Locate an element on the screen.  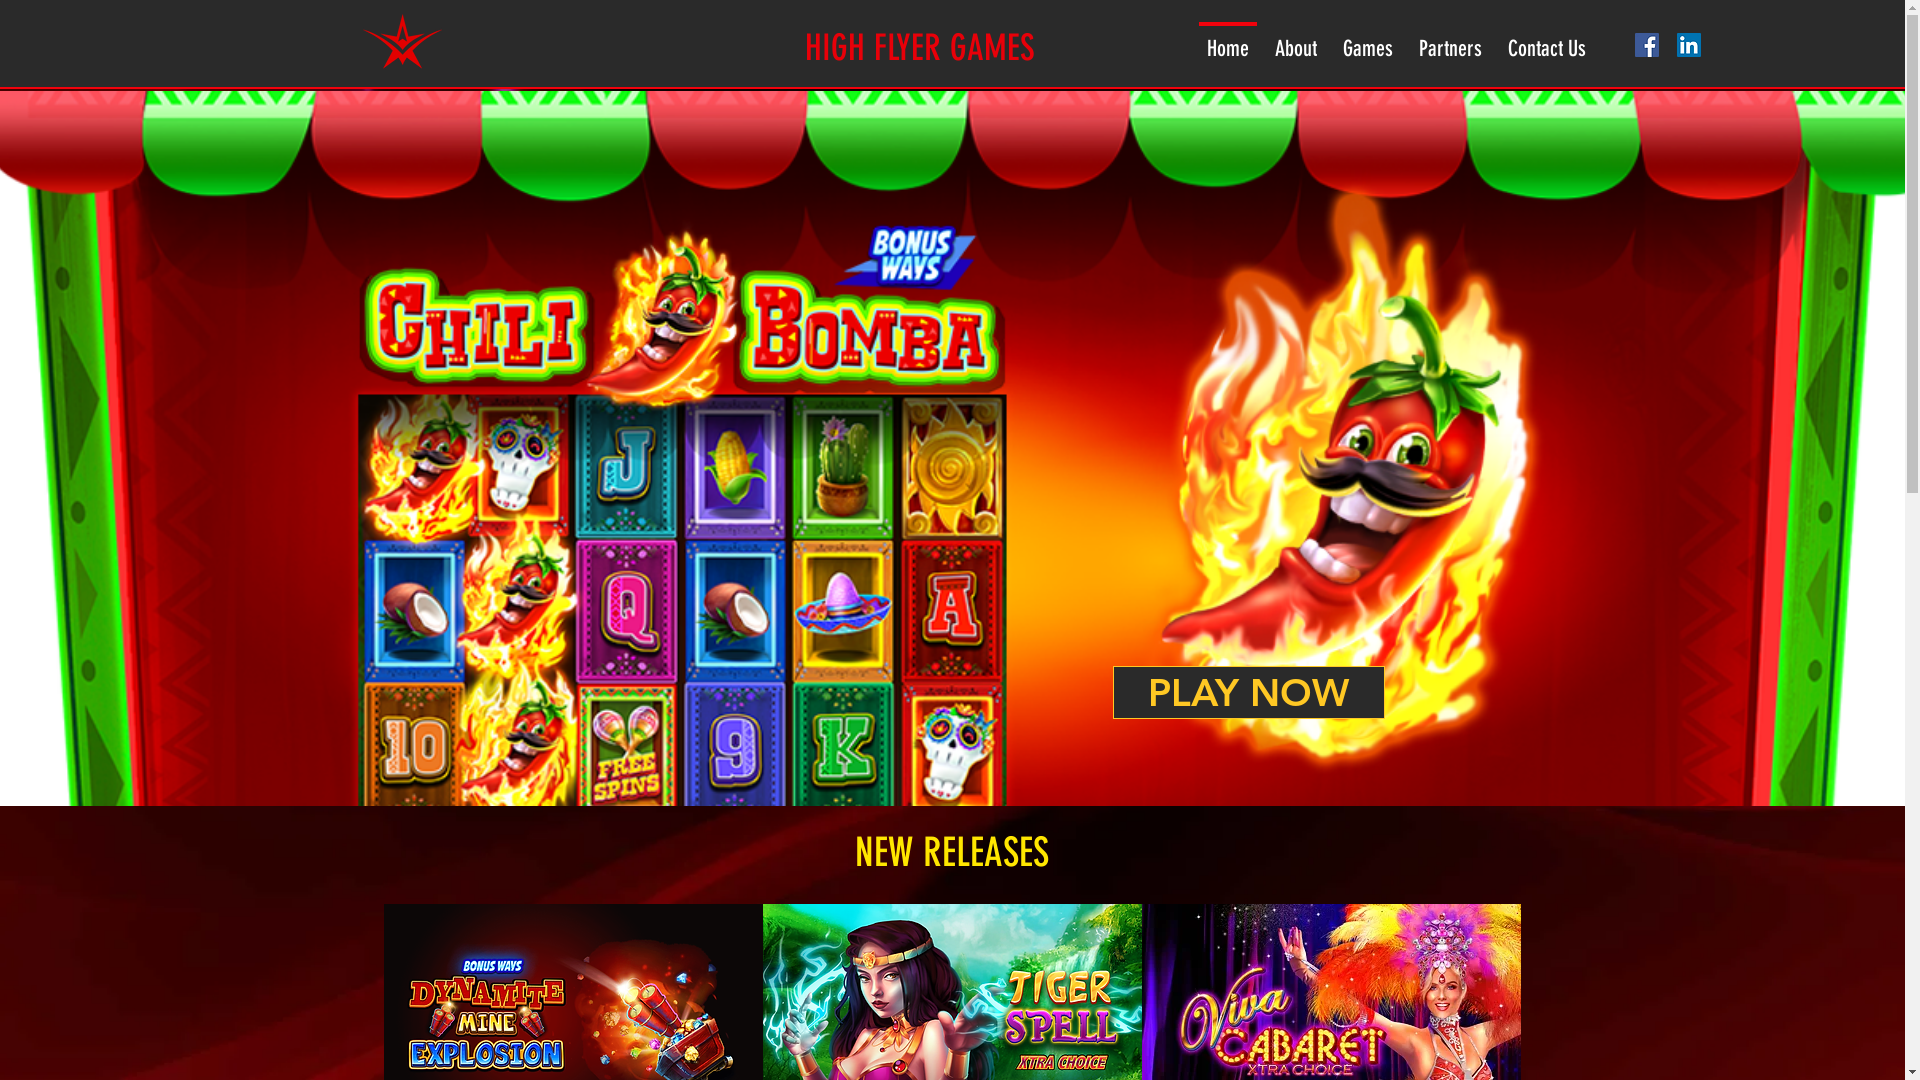
'Games' is located at coordinates (1367, 39).